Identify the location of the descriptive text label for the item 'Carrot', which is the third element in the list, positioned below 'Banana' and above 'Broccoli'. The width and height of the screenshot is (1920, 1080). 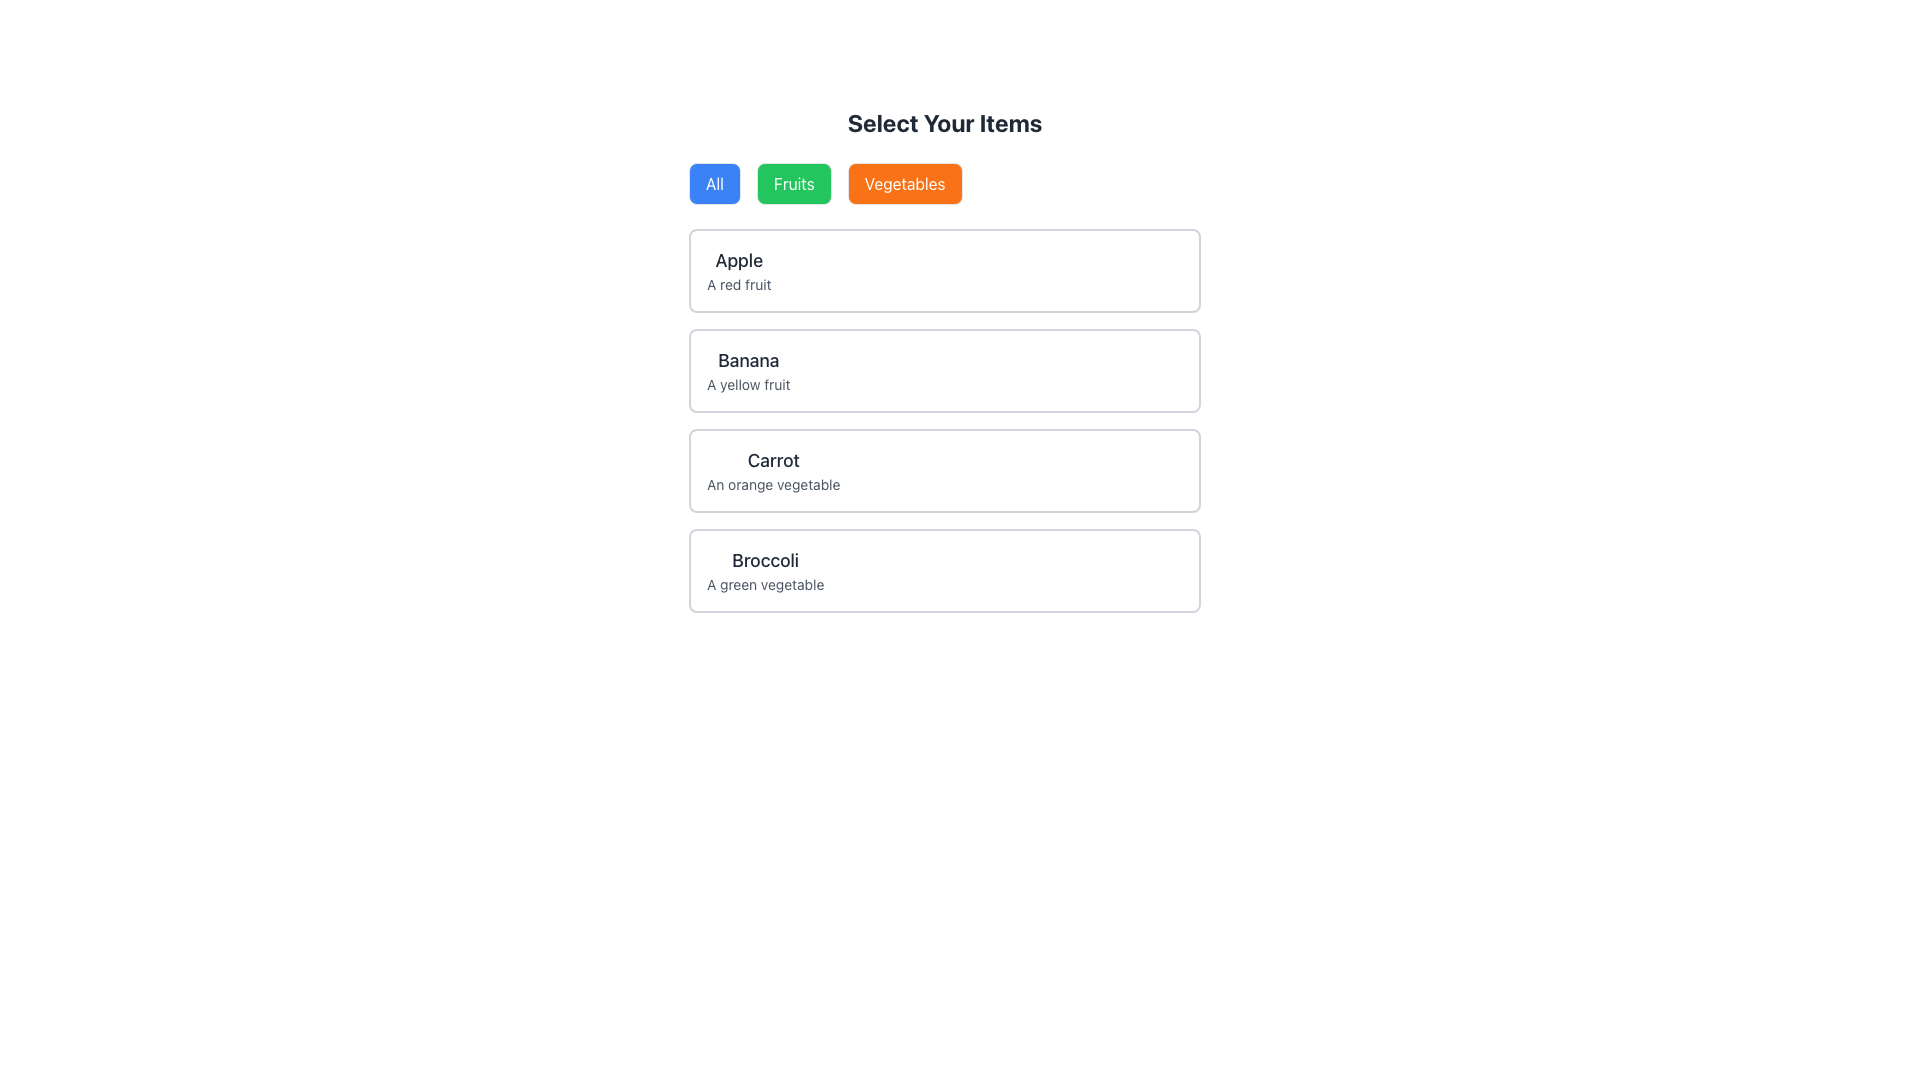
(772, 485).